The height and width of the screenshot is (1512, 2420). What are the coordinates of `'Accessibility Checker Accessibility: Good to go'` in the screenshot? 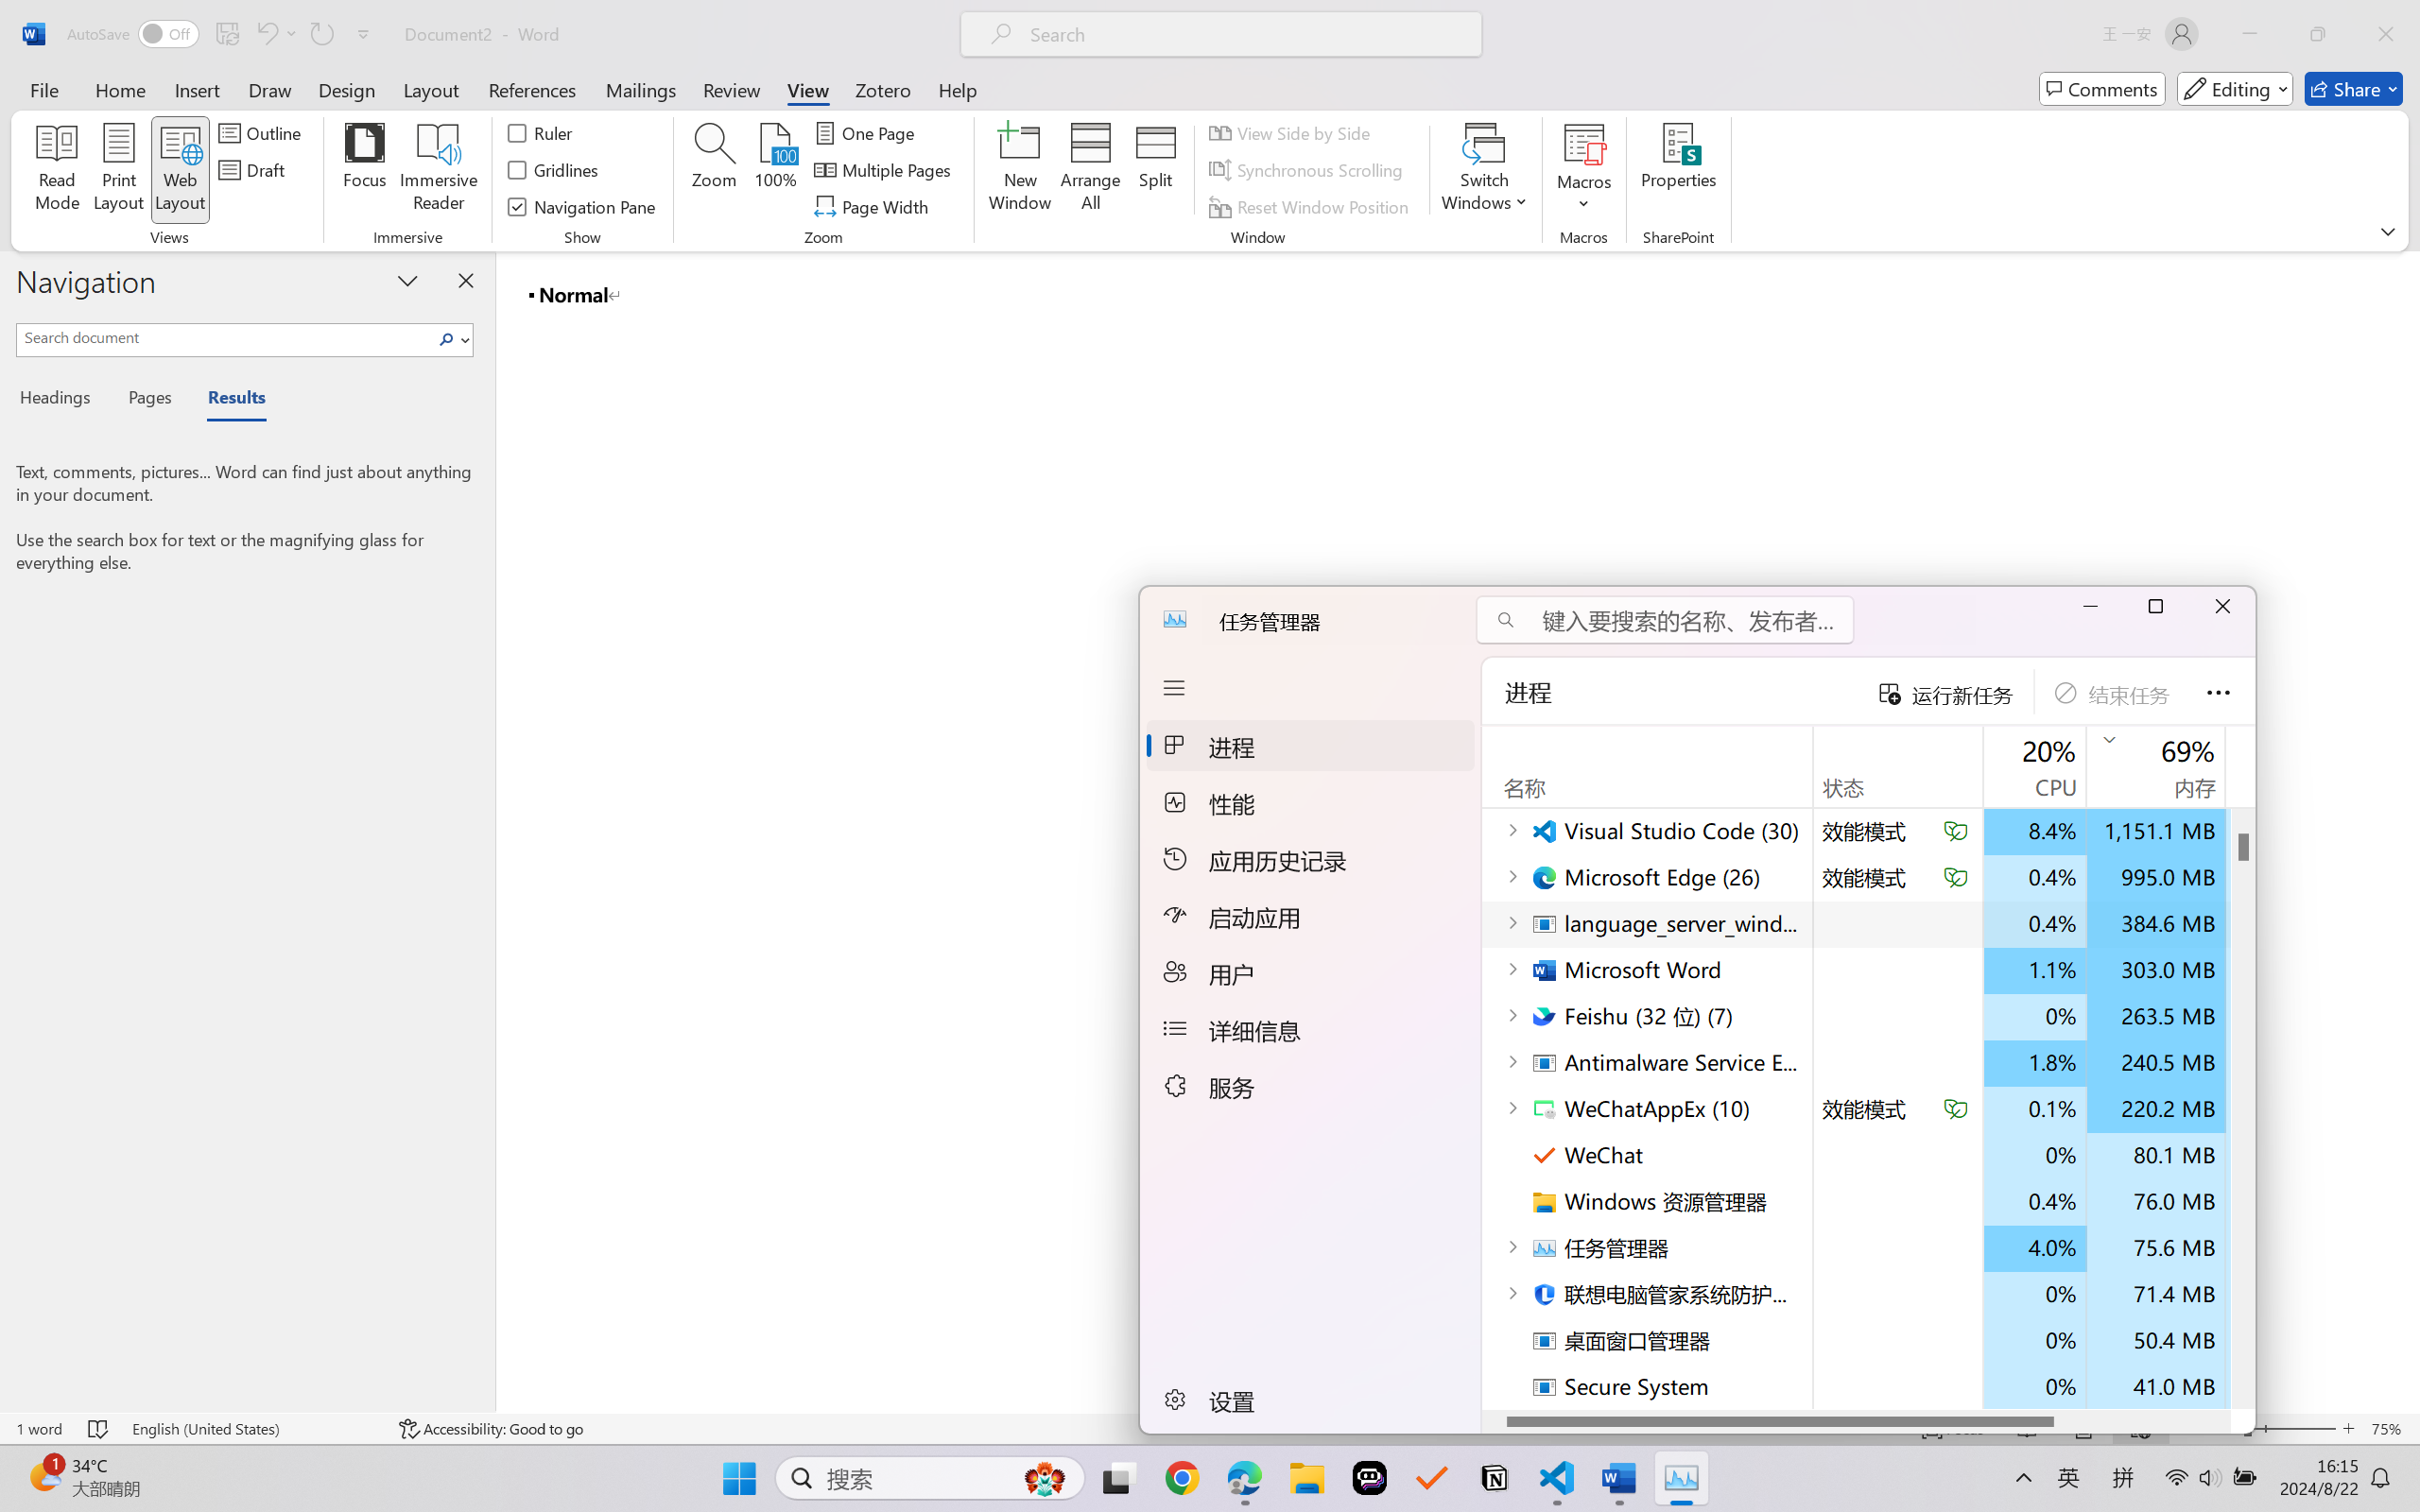 It's located at (491, 1428).